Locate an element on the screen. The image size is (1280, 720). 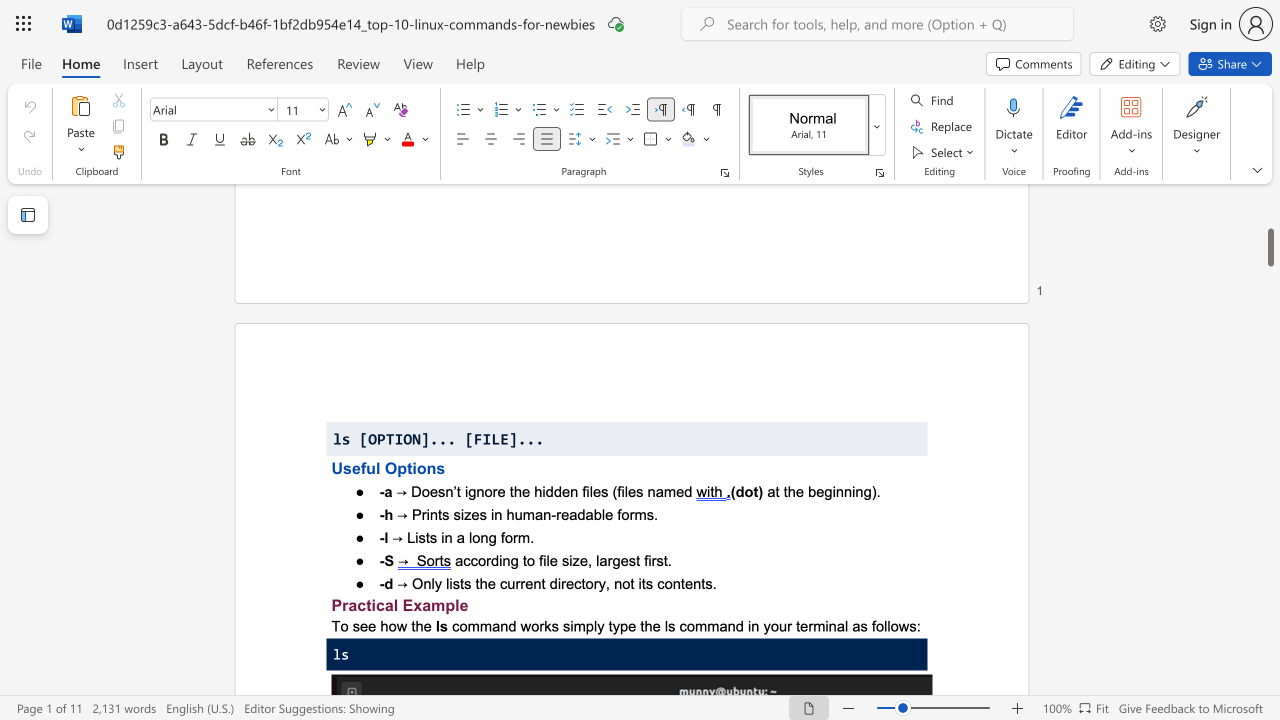
the subset text "s in a lo" within the text "→ Lists in a long form." is located at coordinates (428, 536).